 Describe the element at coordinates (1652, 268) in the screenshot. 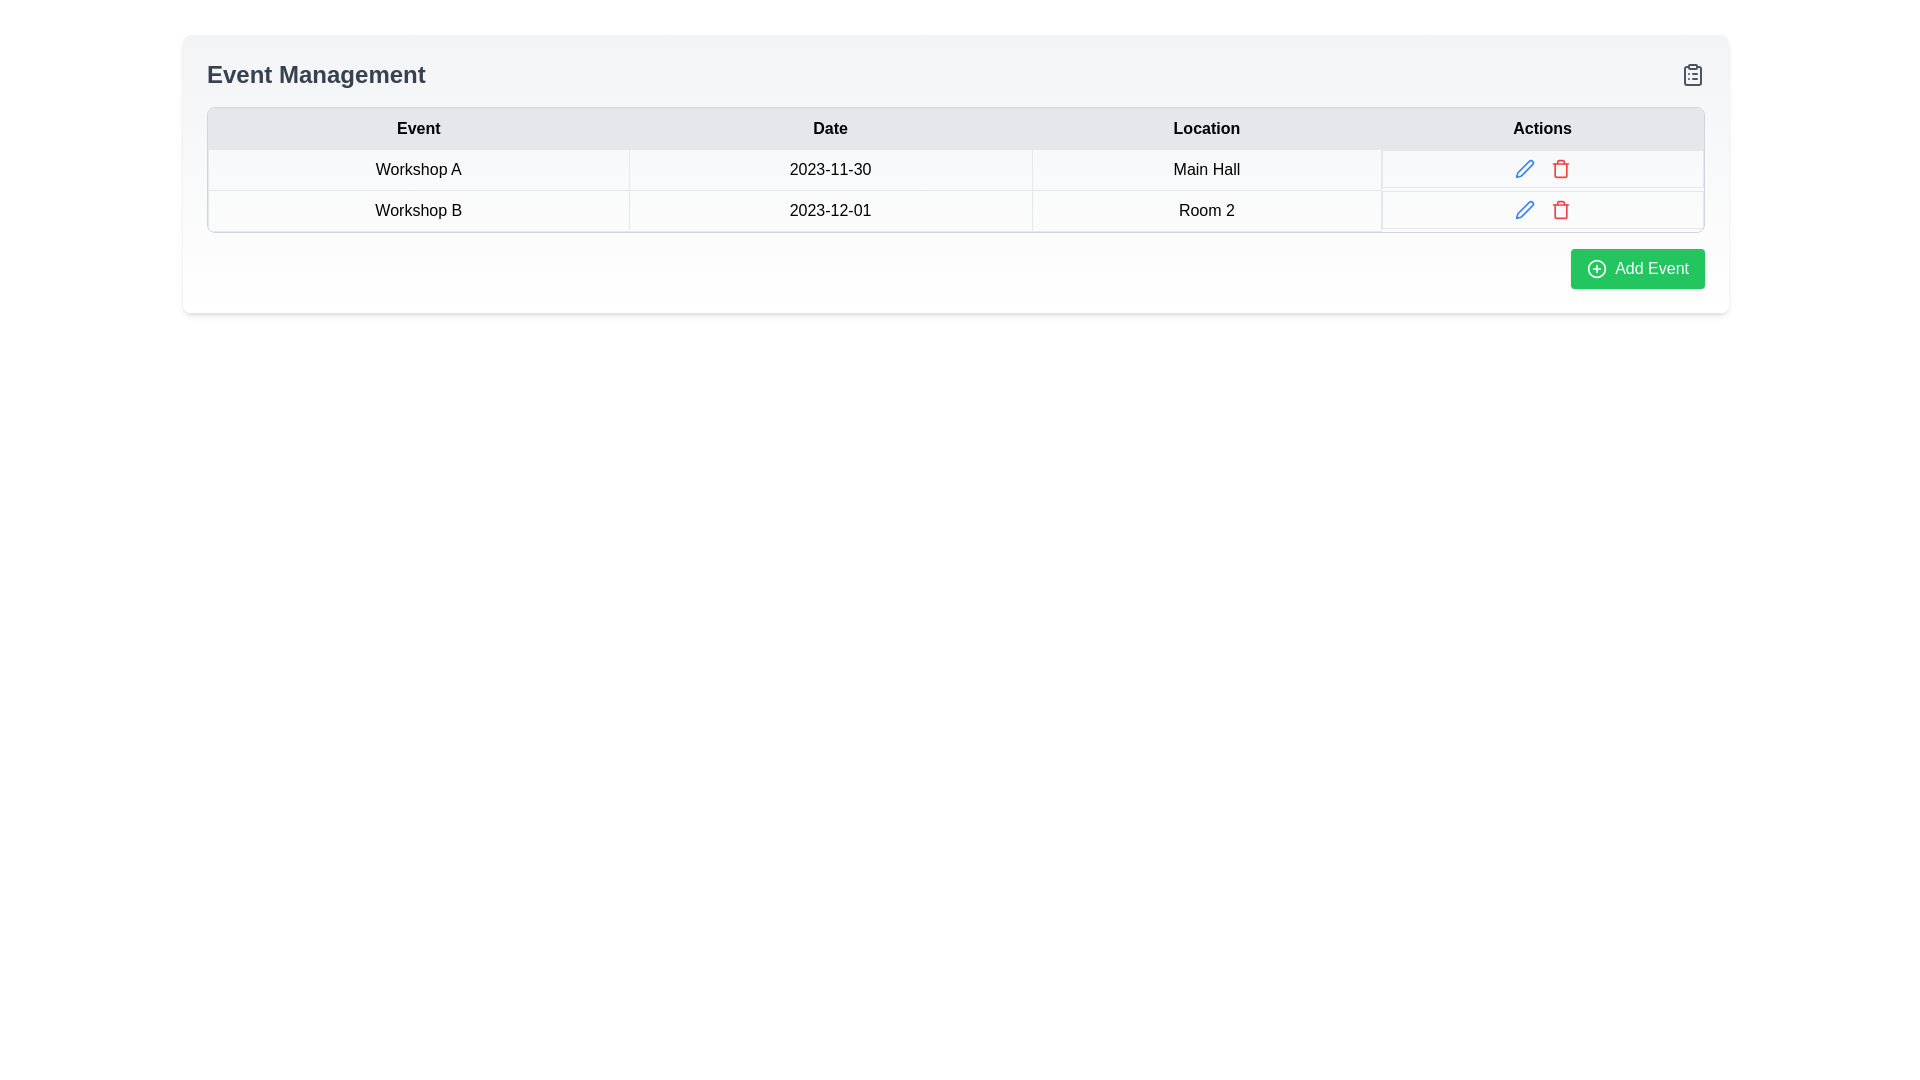

I see `text label inside the green 'Add Event' button located in the bottom-right corner of the event management table to understand its functionality` at that location.